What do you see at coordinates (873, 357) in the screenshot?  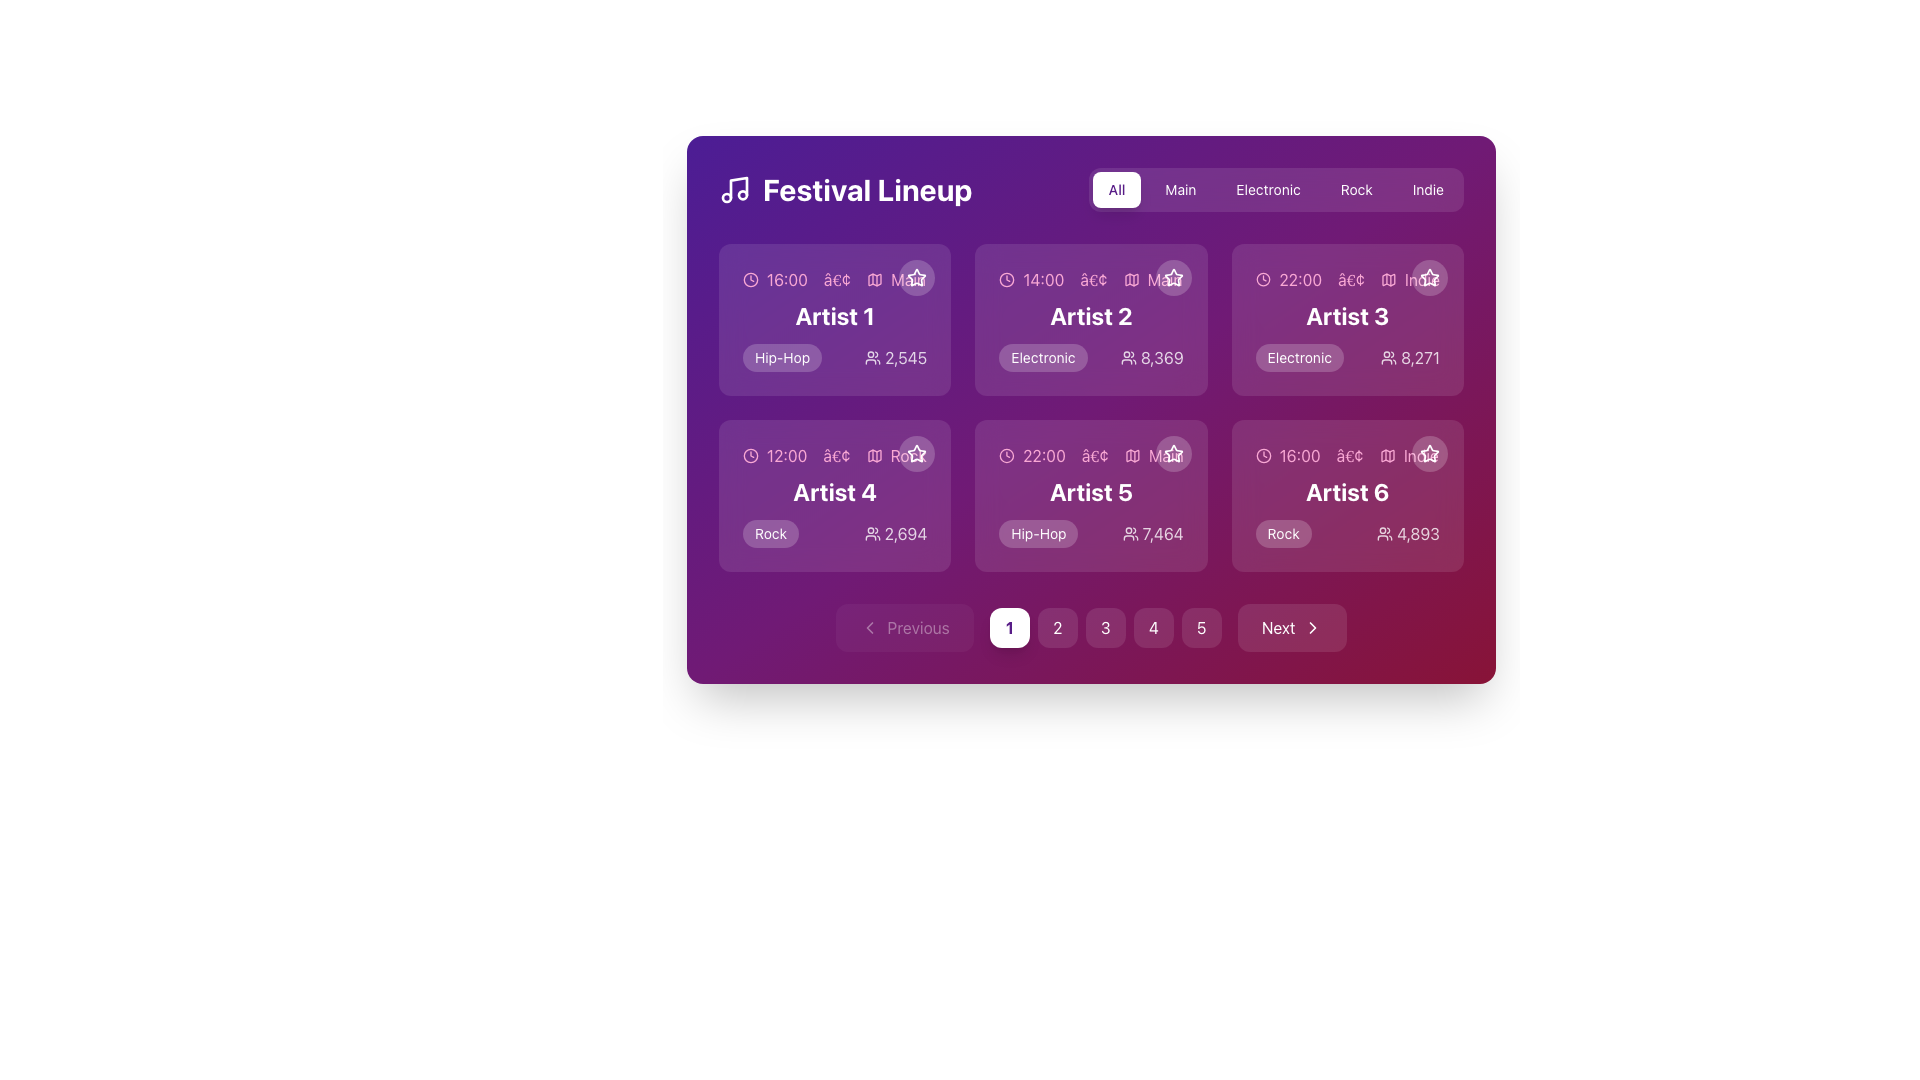 I see `the 'users' icon located to the left of the number '2,545' in the top-left card under 'Artist 1'` at bounding box center [873, 357].